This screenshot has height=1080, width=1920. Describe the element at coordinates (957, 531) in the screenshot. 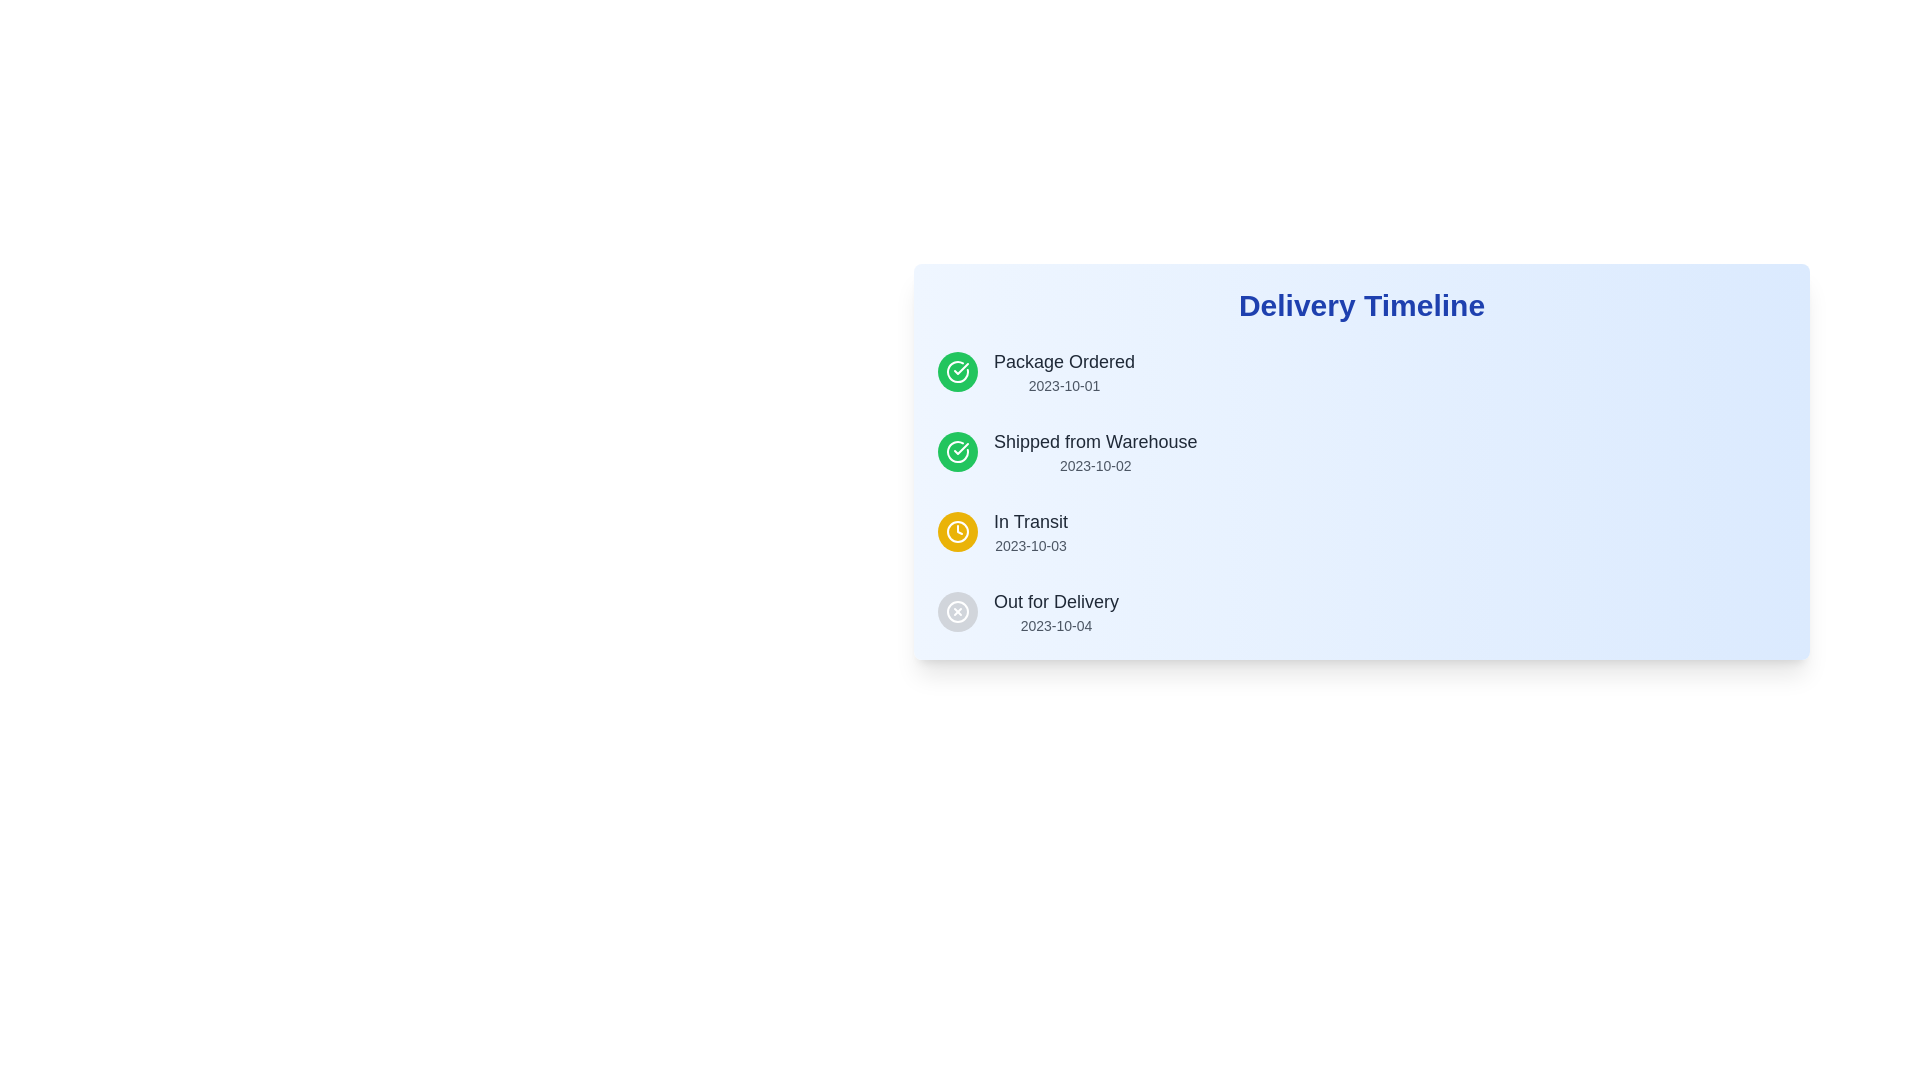

I see `the 'In Transit' status icon, which is the third icon in the vertical sequence of delivery timeline indicators, positioned to the left of the text 'In Transit' and '2023-10-03'` at that location.